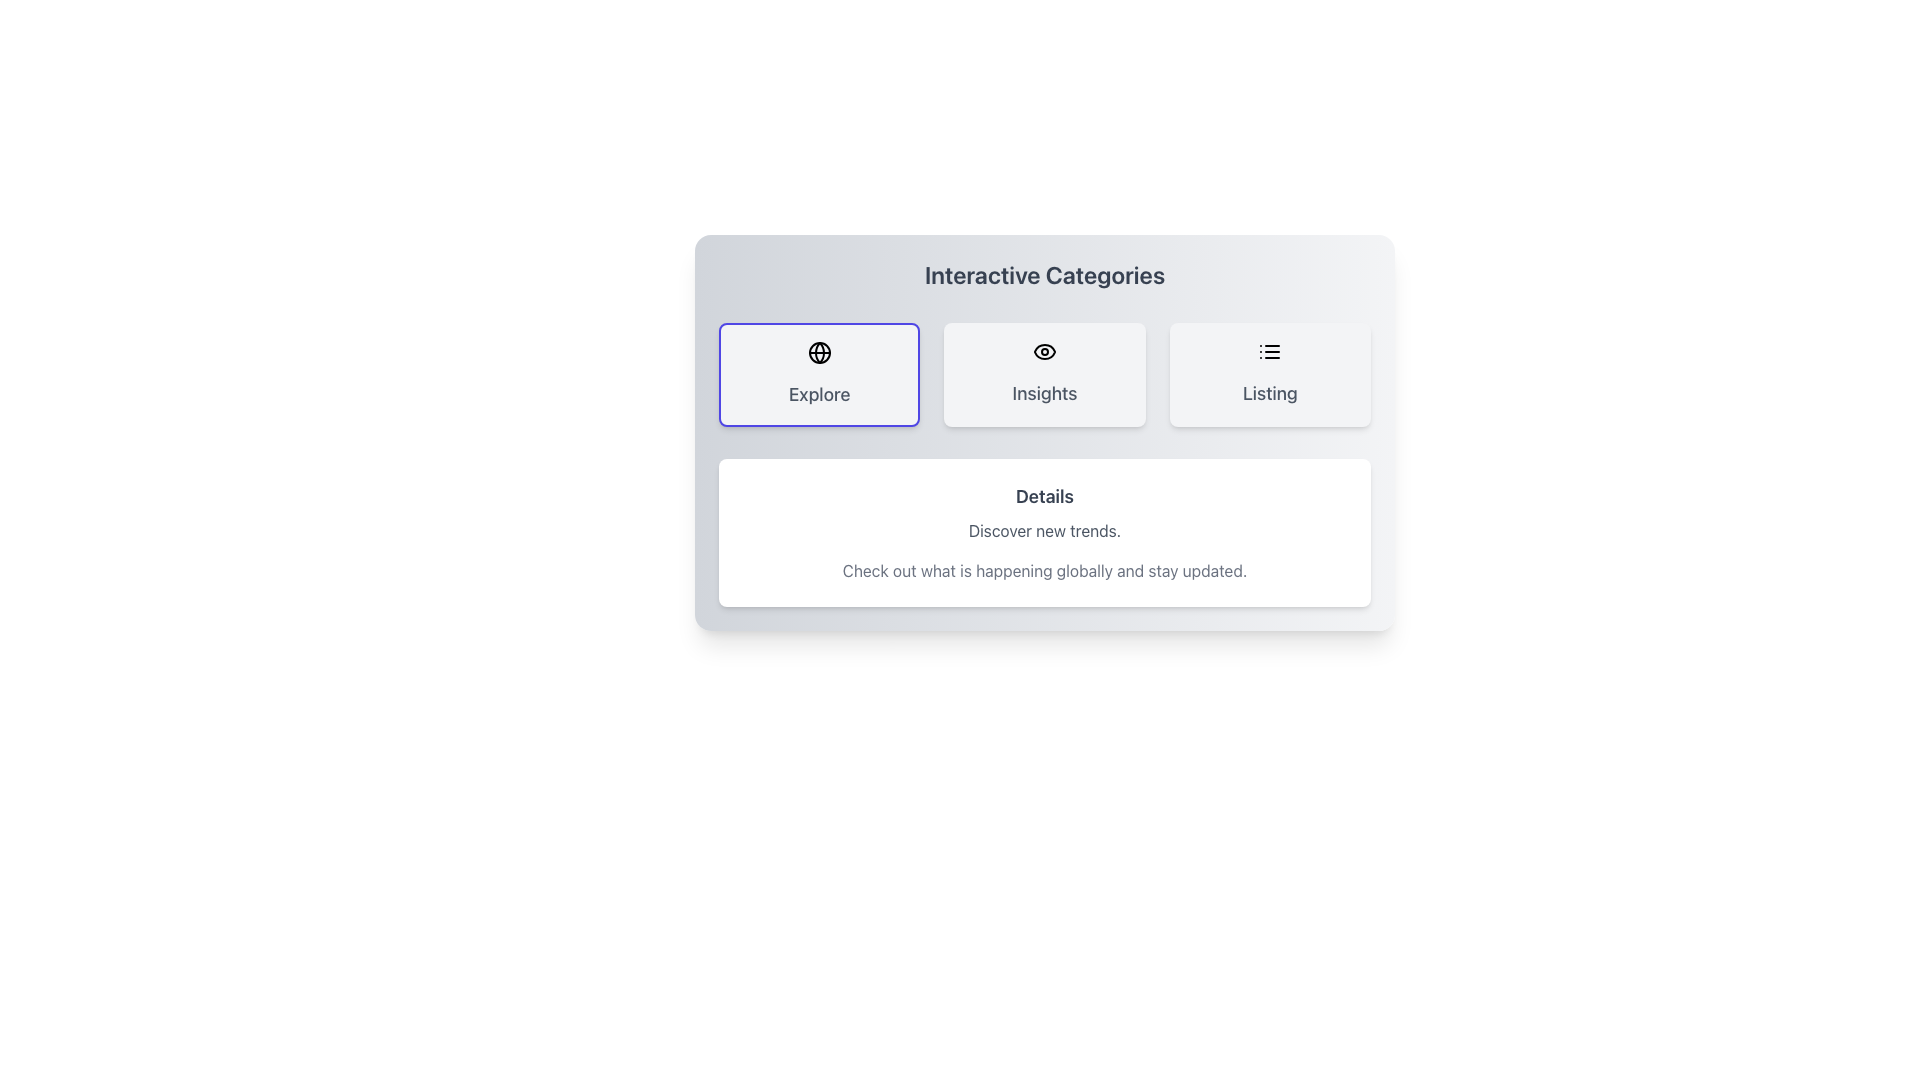  I want to click on the 'Explore' button which is a rectangular button with a rounded gray background and a globe icon above the label, located in the top-left of the group of three buttons, so click(819, 374).